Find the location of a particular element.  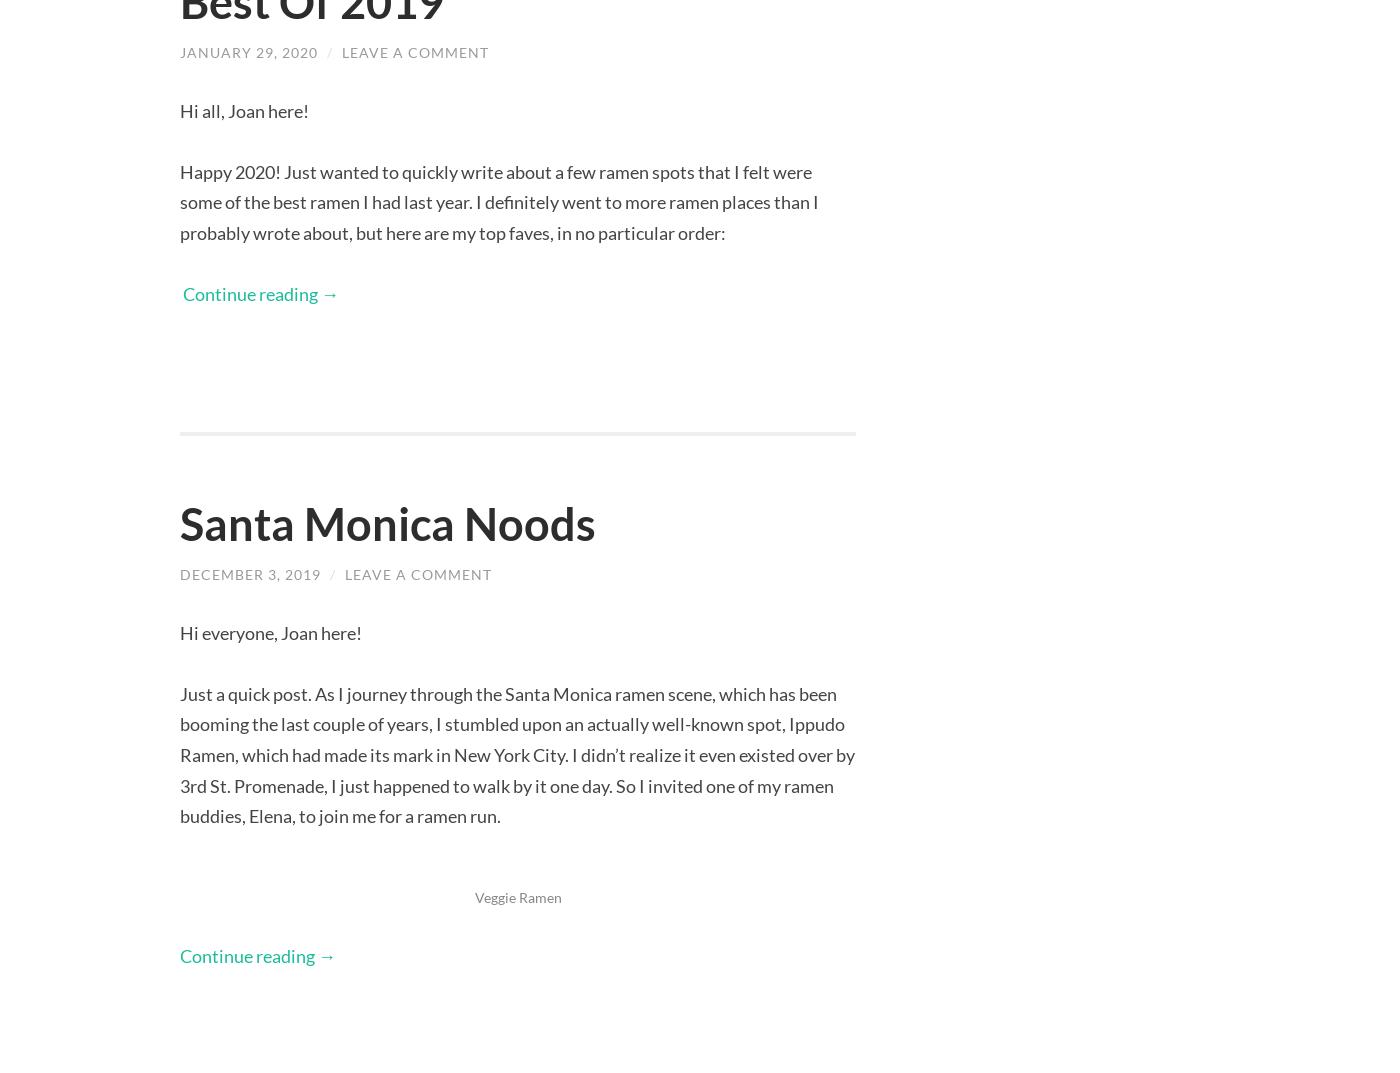

'Just a quick post. As I journey through the Santa Monica ramen scene, which has been booming the last couple of years, I stumbled upon an actually well-known spot, Ippudo Ramen, which had made its mark in New York City. I didn’t realize it even existed over by 3rd St. Promenade, I just happened to walk by it one day. So I invited one of my ramen buddies, Elena, to join me for a ramen run.' is located at coordinates (517, 753).